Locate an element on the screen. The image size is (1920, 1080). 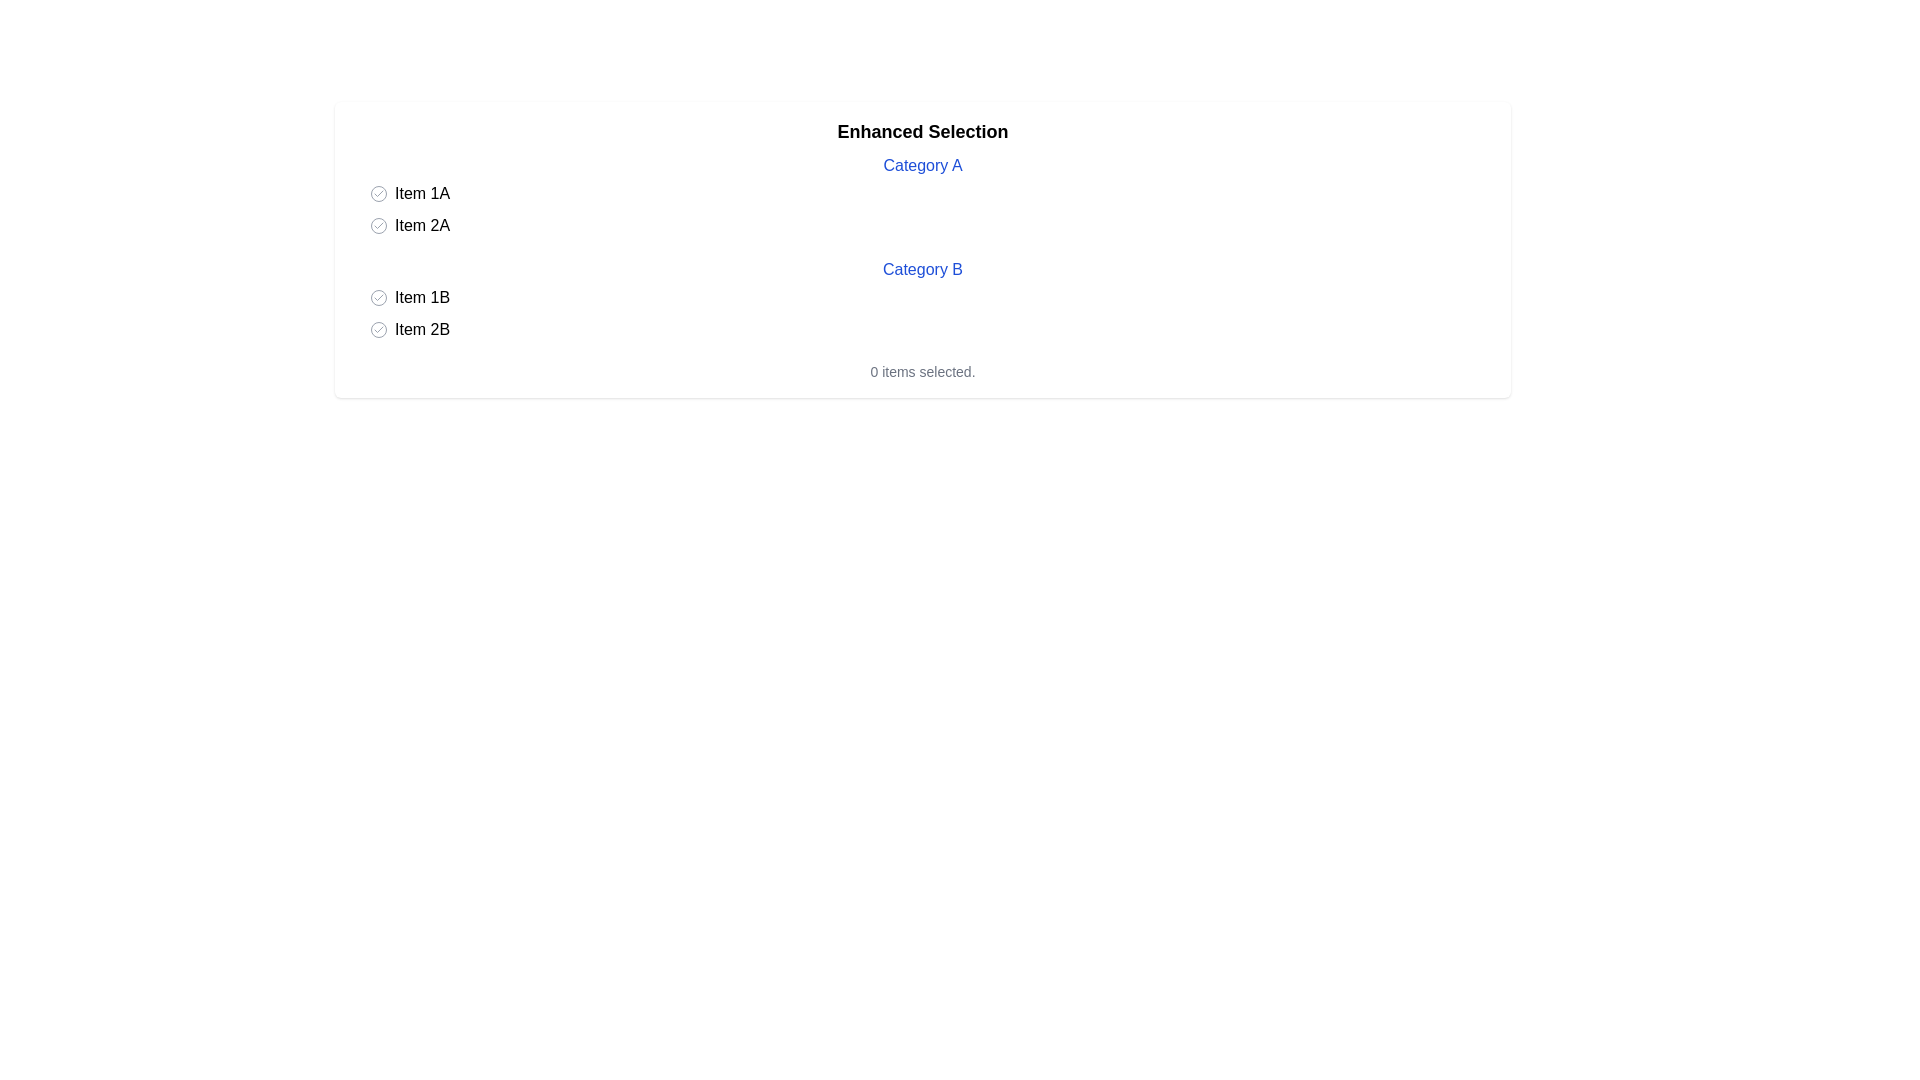
the selected list item under 'Category A', which is the second item marked with a circular checkmark icon is located at coordinates (421, 297).